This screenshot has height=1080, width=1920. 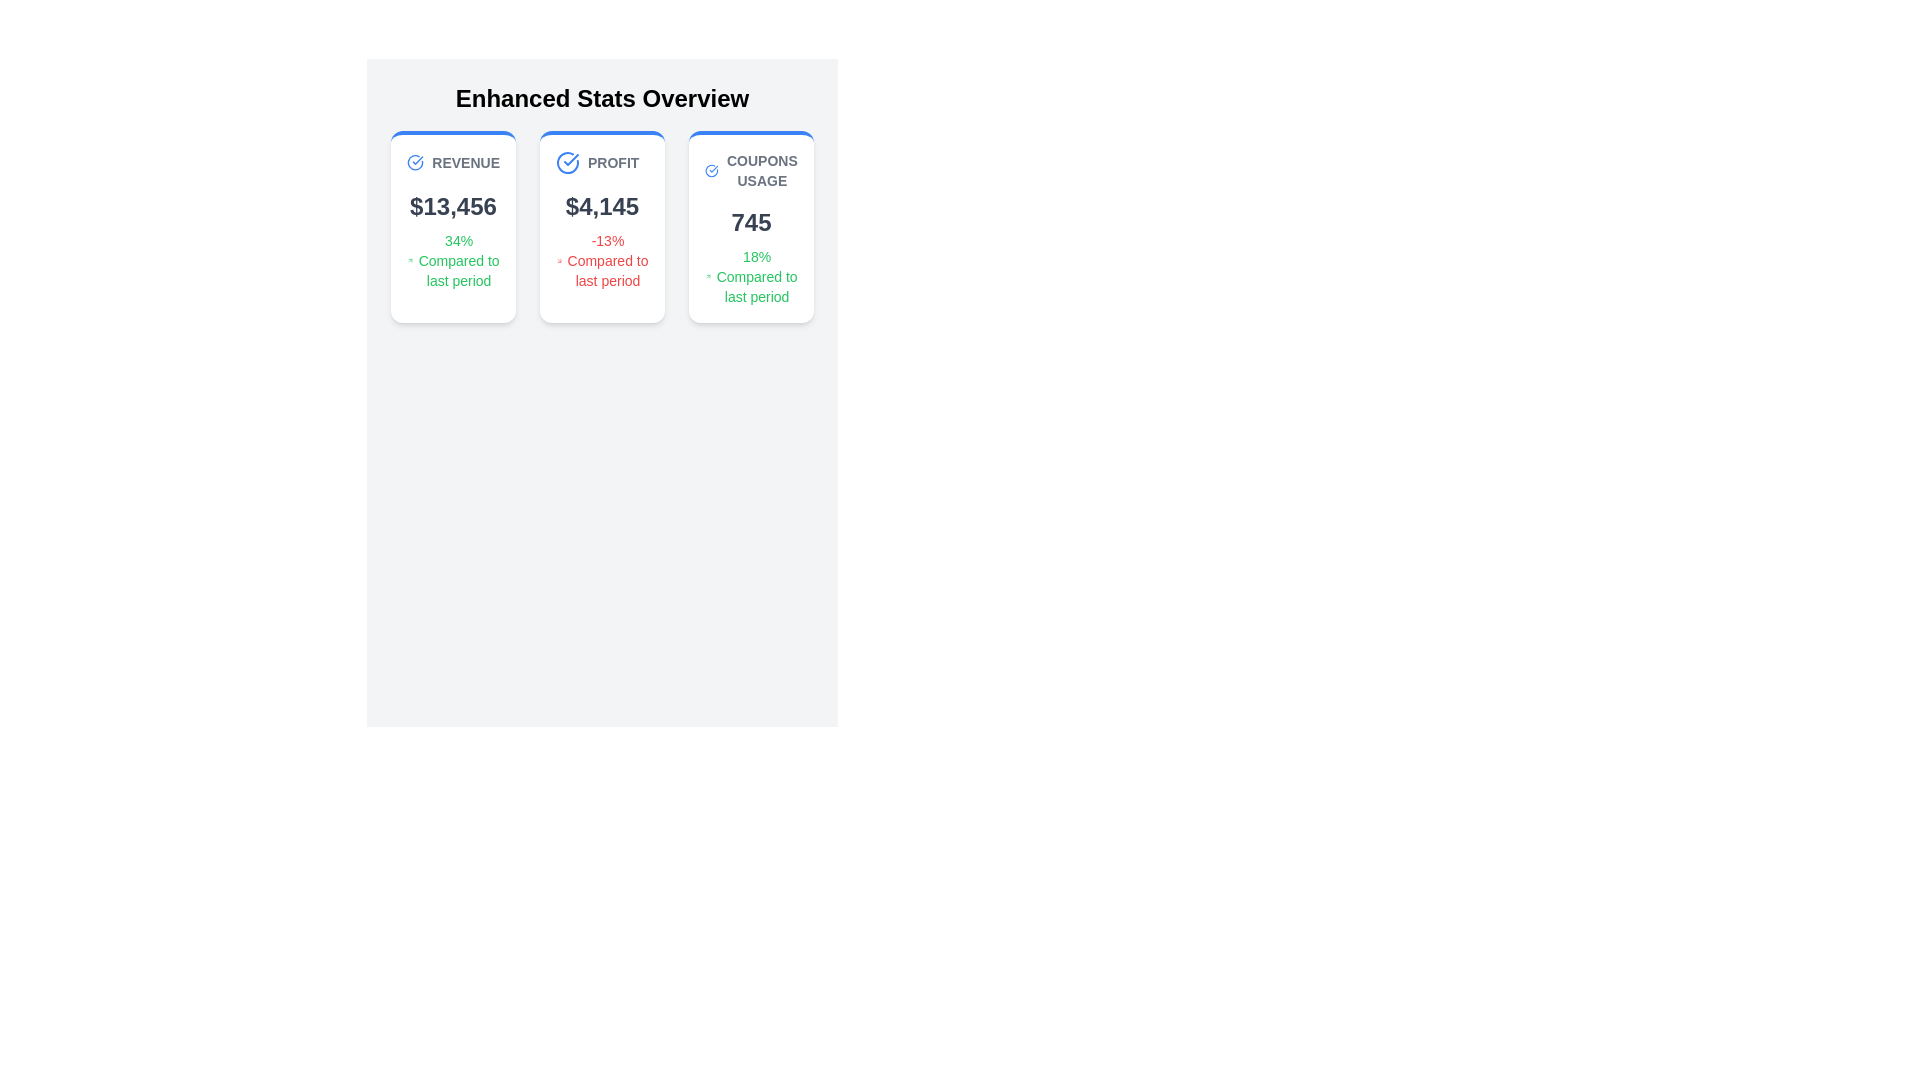 What do you see at coordinates (750, 256) in the screenshot?
I see `the Statistical Display element that shows the large bold '745' and the smaller green '18% Compared to last period' with an upward arrow icon, located in the third card labeled 'COUPONS USAGE'` at bounding box center [750, 256].